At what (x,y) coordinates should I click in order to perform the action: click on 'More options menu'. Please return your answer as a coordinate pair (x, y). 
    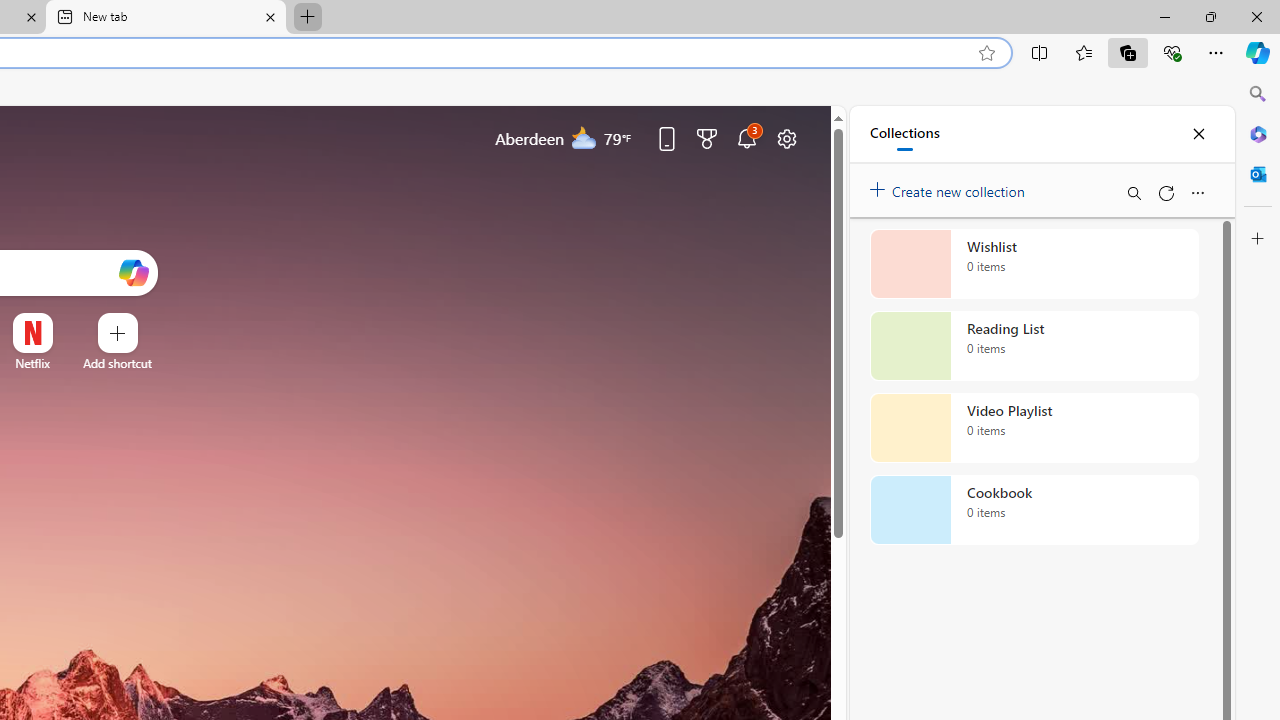
    Looking at the image, I should click on (1197, 192).